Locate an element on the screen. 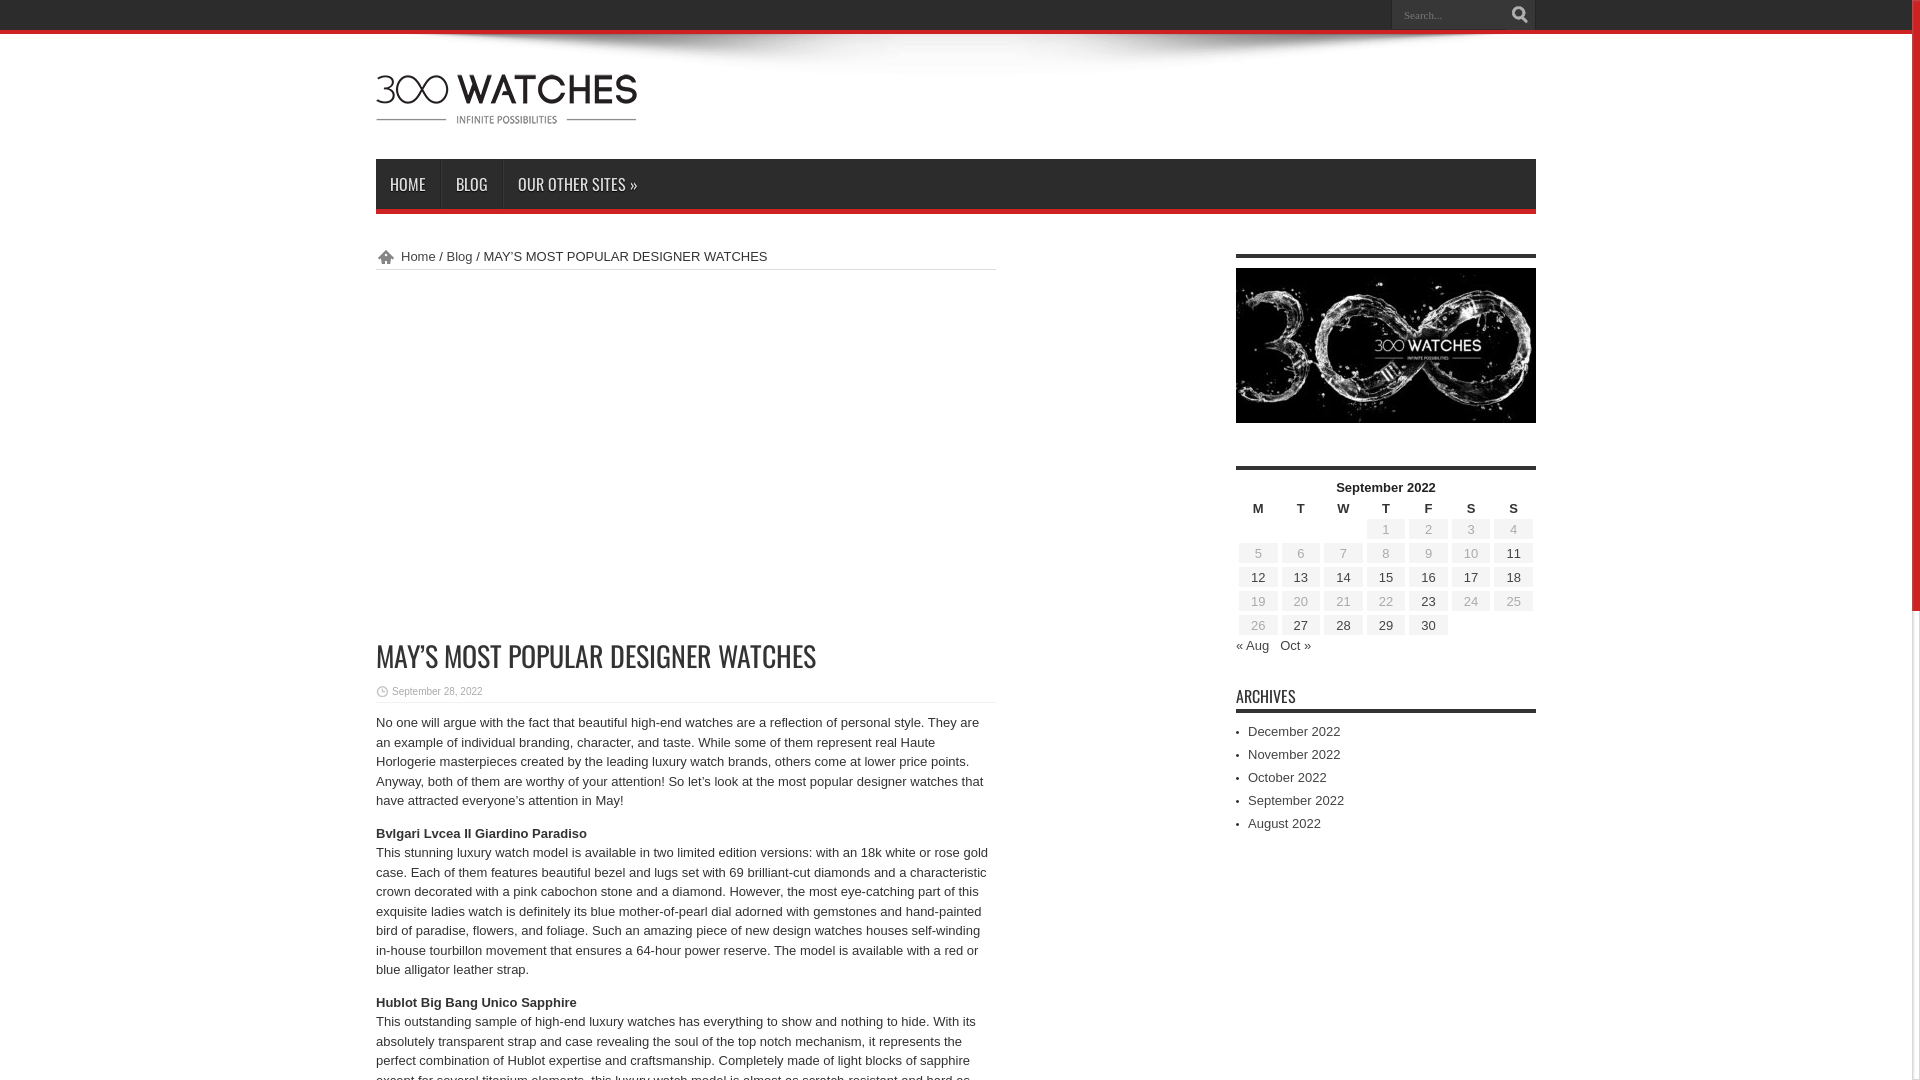  'September 2022' is located at coordinates (1296, 799).